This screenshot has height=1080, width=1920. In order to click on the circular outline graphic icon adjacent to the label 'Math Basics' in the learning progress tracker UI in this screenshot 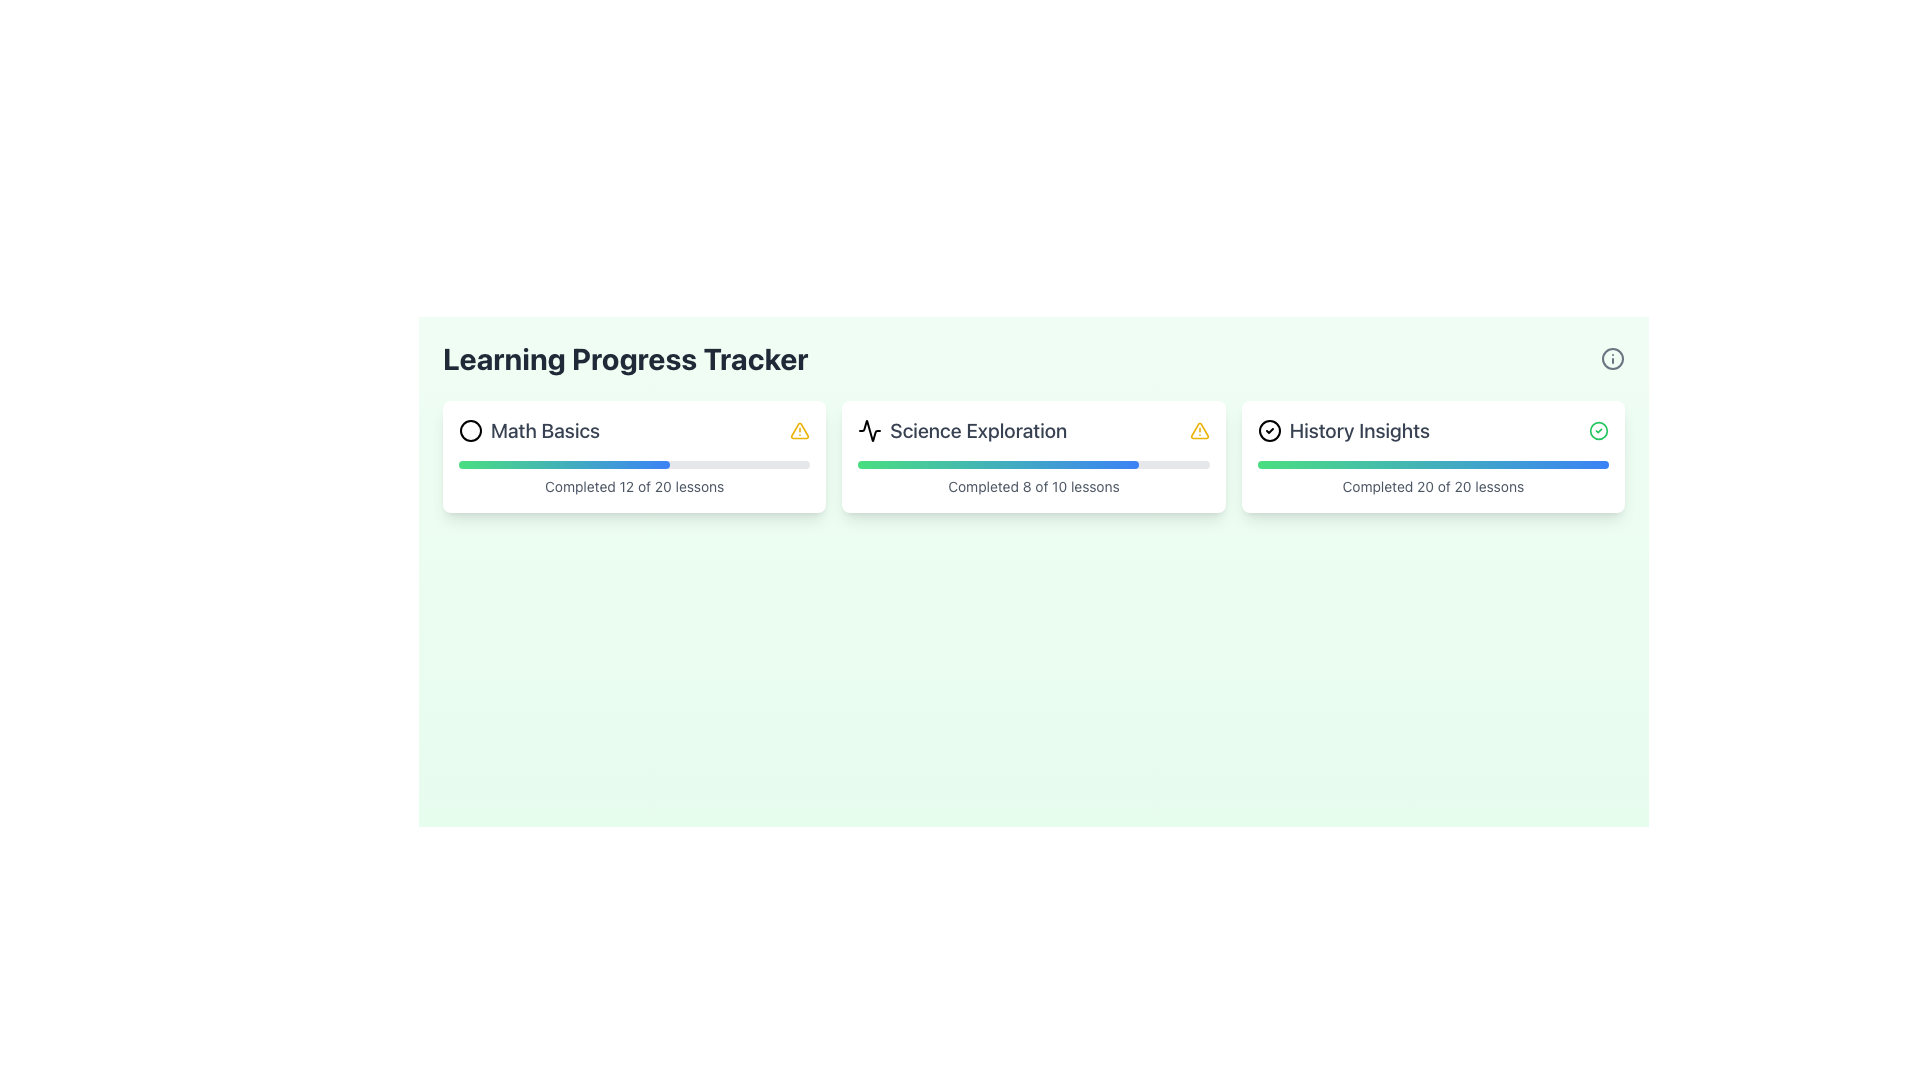, I will do `click(469, 430)`.